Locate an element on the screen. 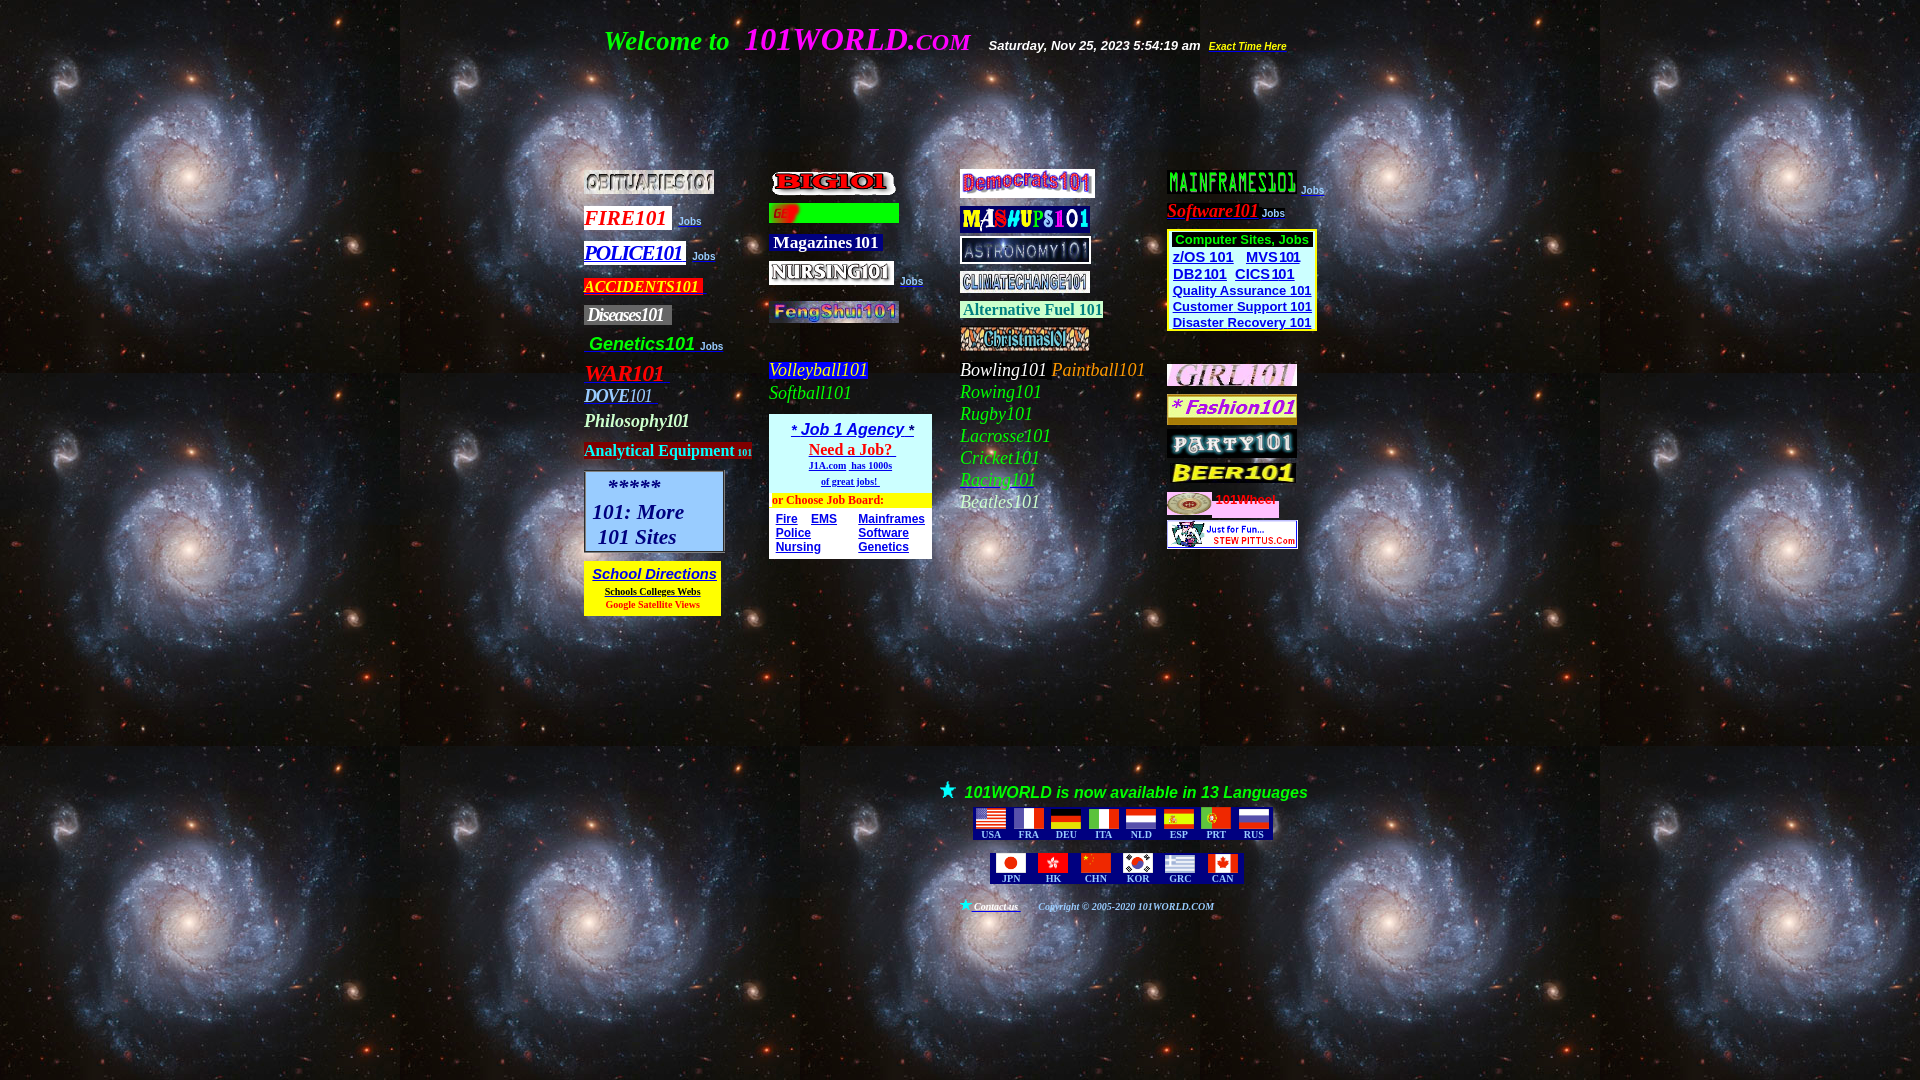 The image size is (1920, 1080). 'DB2 101' is located at coordinates (1200, 273).